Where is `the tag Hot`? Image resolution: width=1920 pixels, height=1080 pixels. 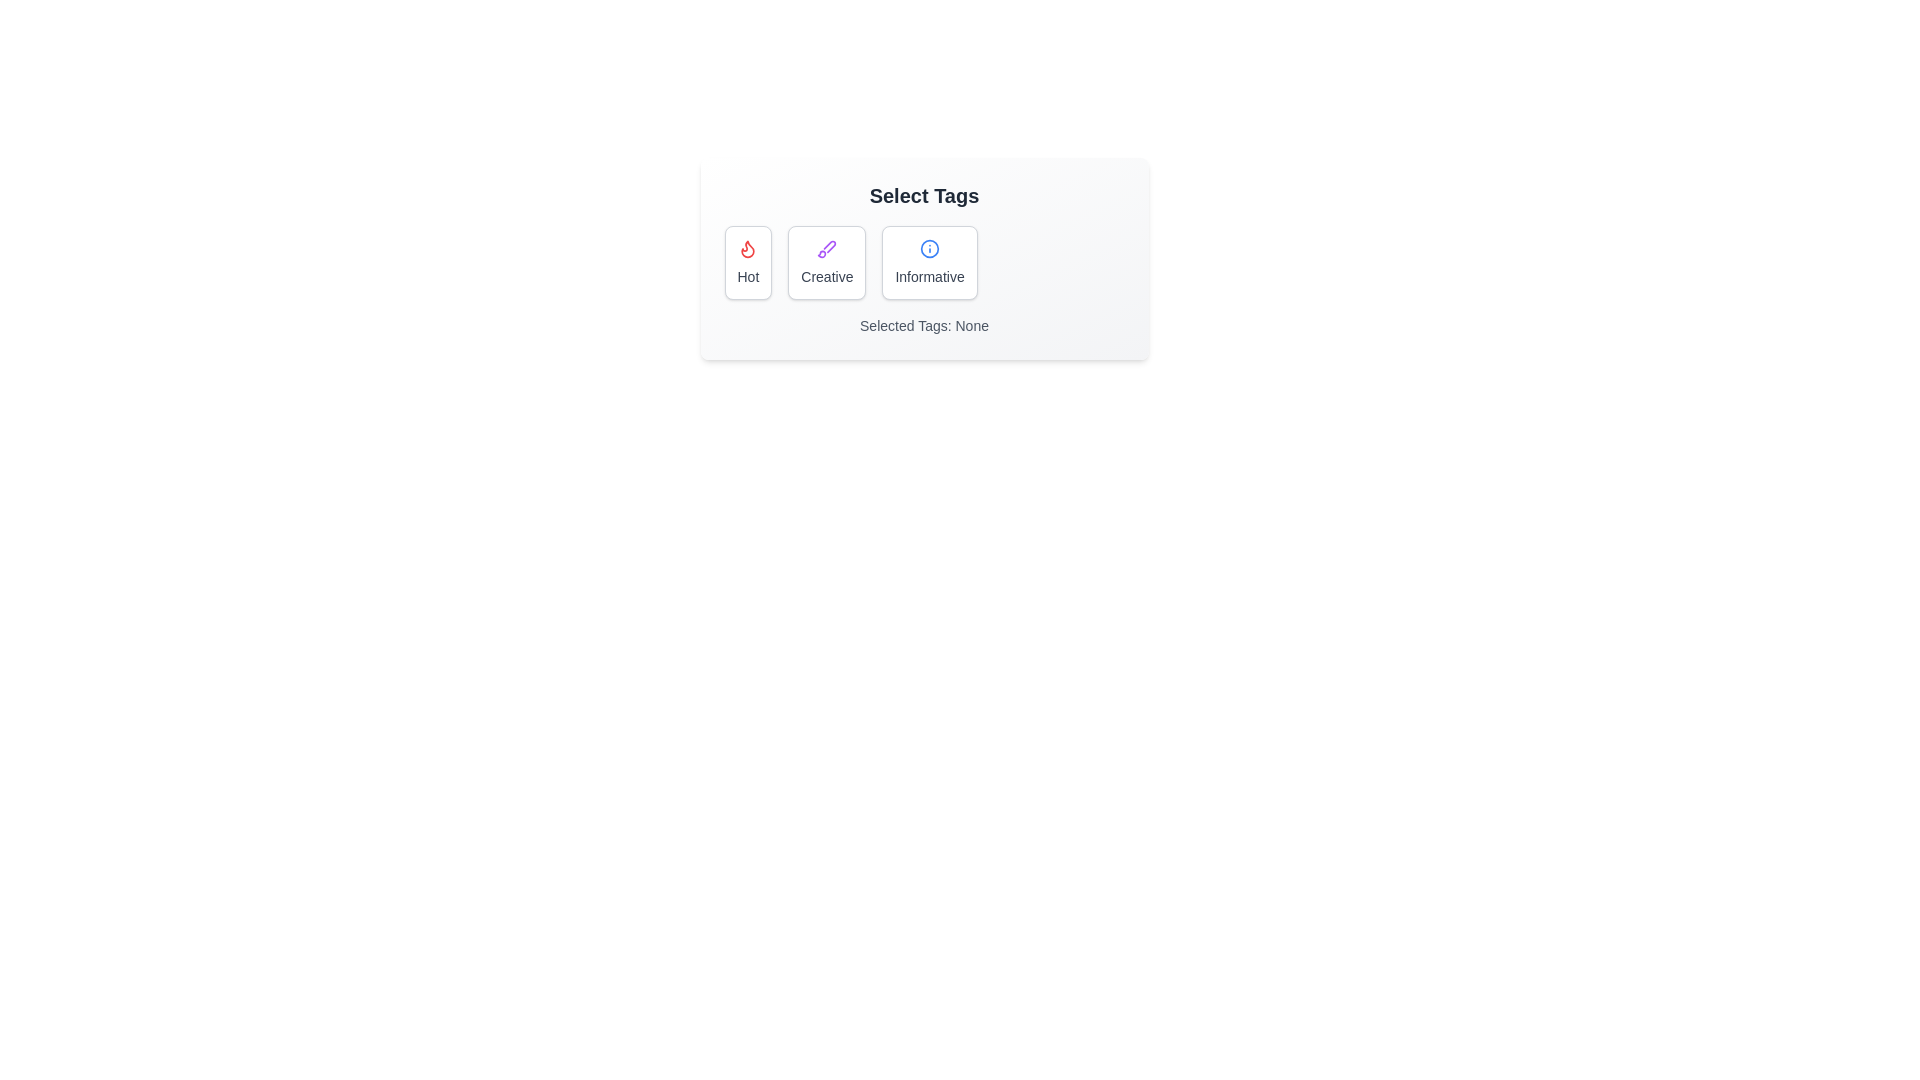
the tag Hot is located at coordinates (747, 261).